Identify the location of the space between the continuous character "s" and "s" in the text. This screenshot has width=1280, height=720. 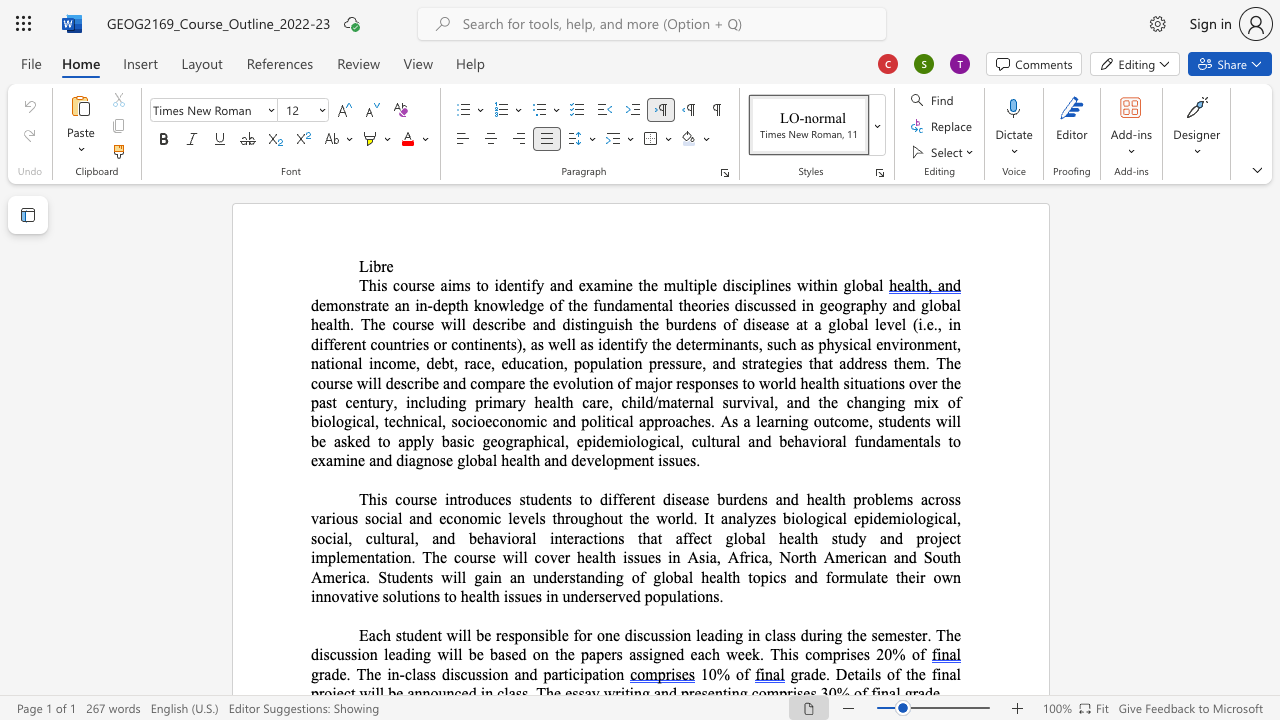
(668, 460).